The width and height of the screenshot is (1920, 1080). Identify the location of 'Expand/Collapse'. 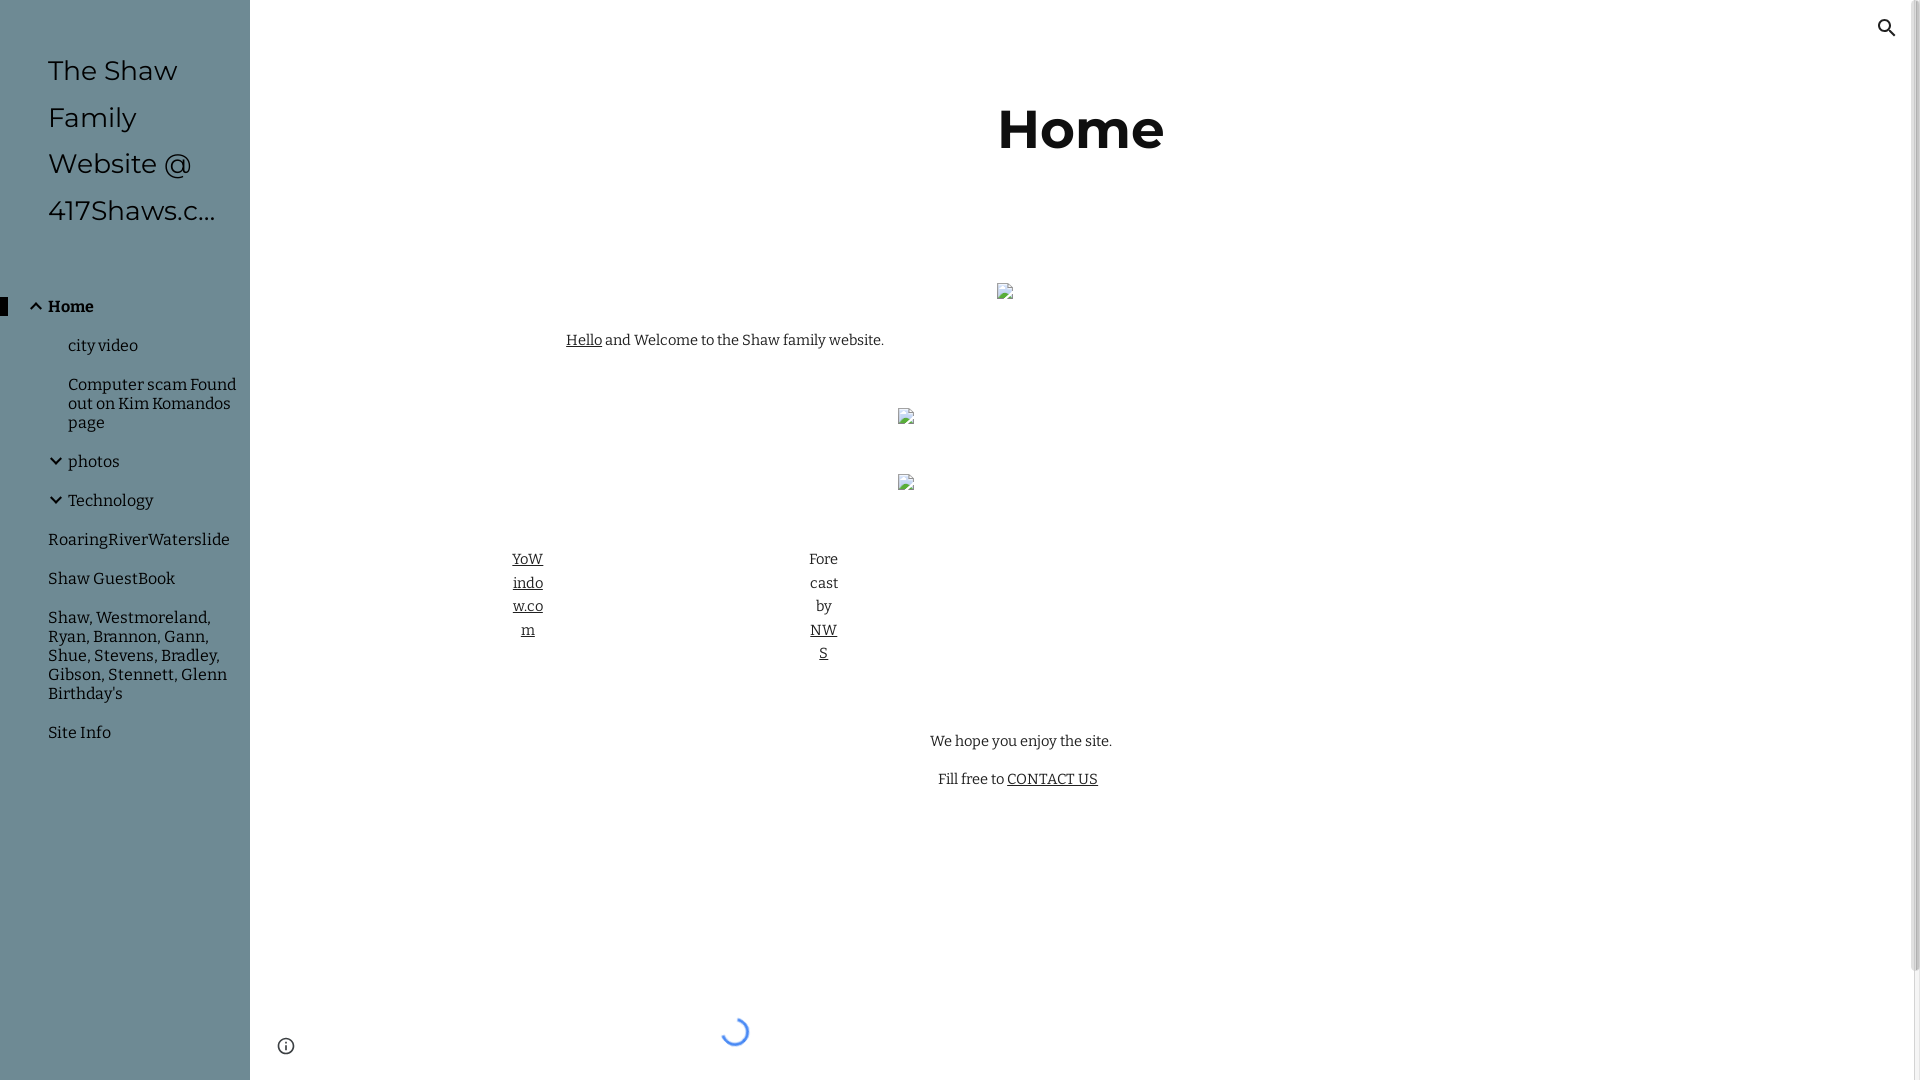
(29, 305).